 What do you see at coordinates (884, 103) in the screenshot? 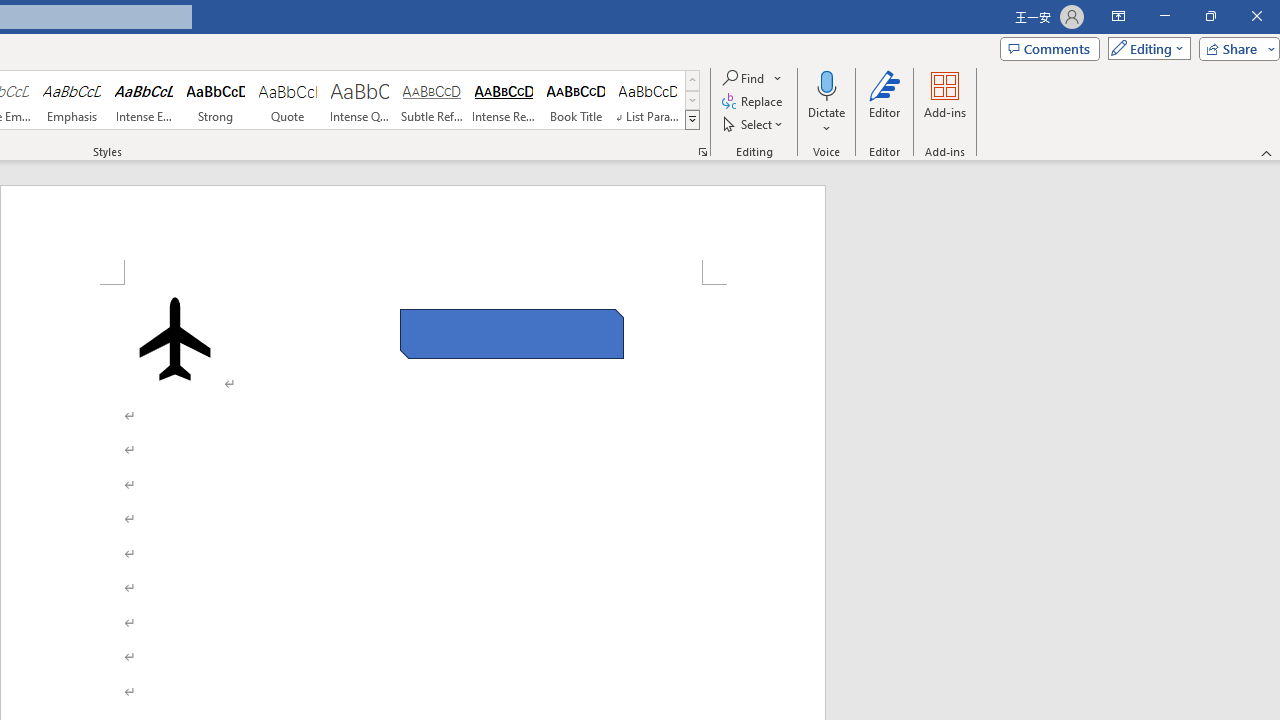
I see `'Editor'` at bounding box center [884, 103].